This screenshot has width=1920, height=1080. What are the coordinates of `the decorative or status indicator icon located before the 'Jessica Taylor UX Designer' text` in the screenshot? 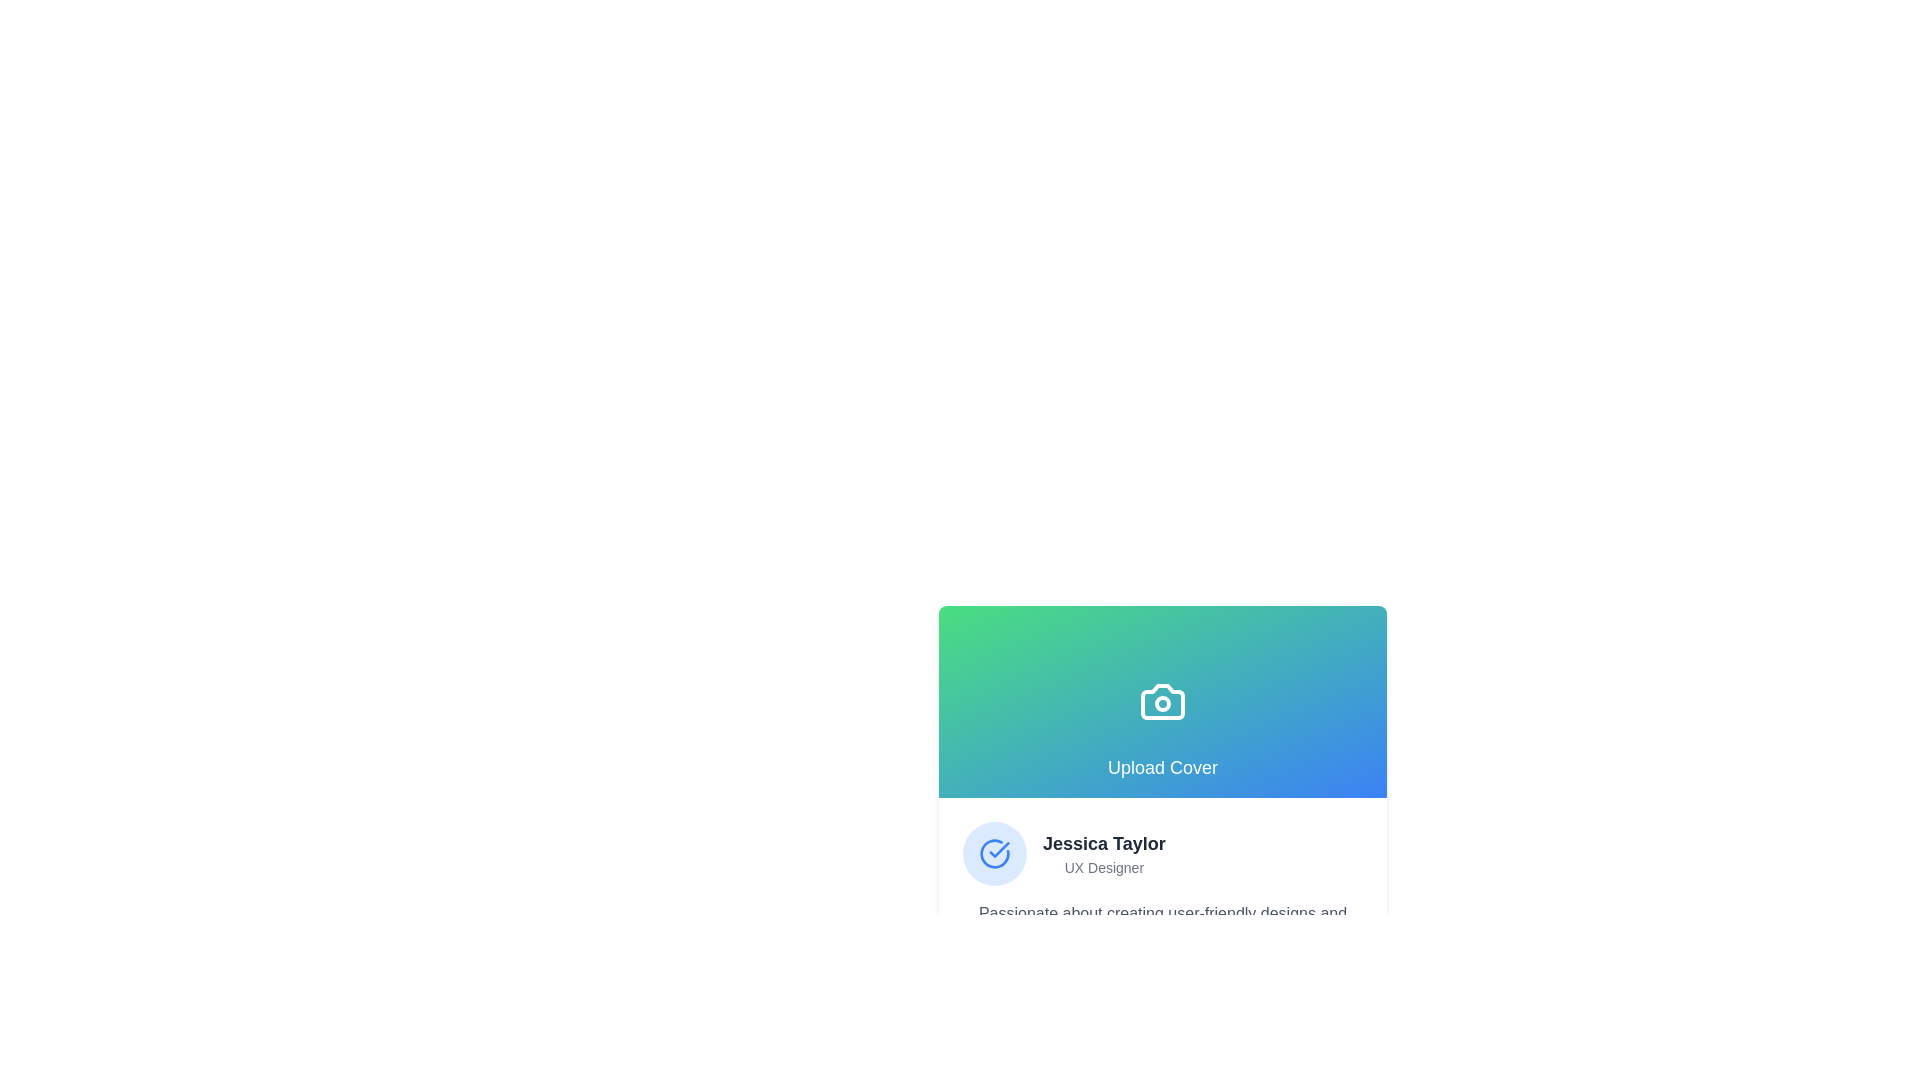 It's located at (994, 853).